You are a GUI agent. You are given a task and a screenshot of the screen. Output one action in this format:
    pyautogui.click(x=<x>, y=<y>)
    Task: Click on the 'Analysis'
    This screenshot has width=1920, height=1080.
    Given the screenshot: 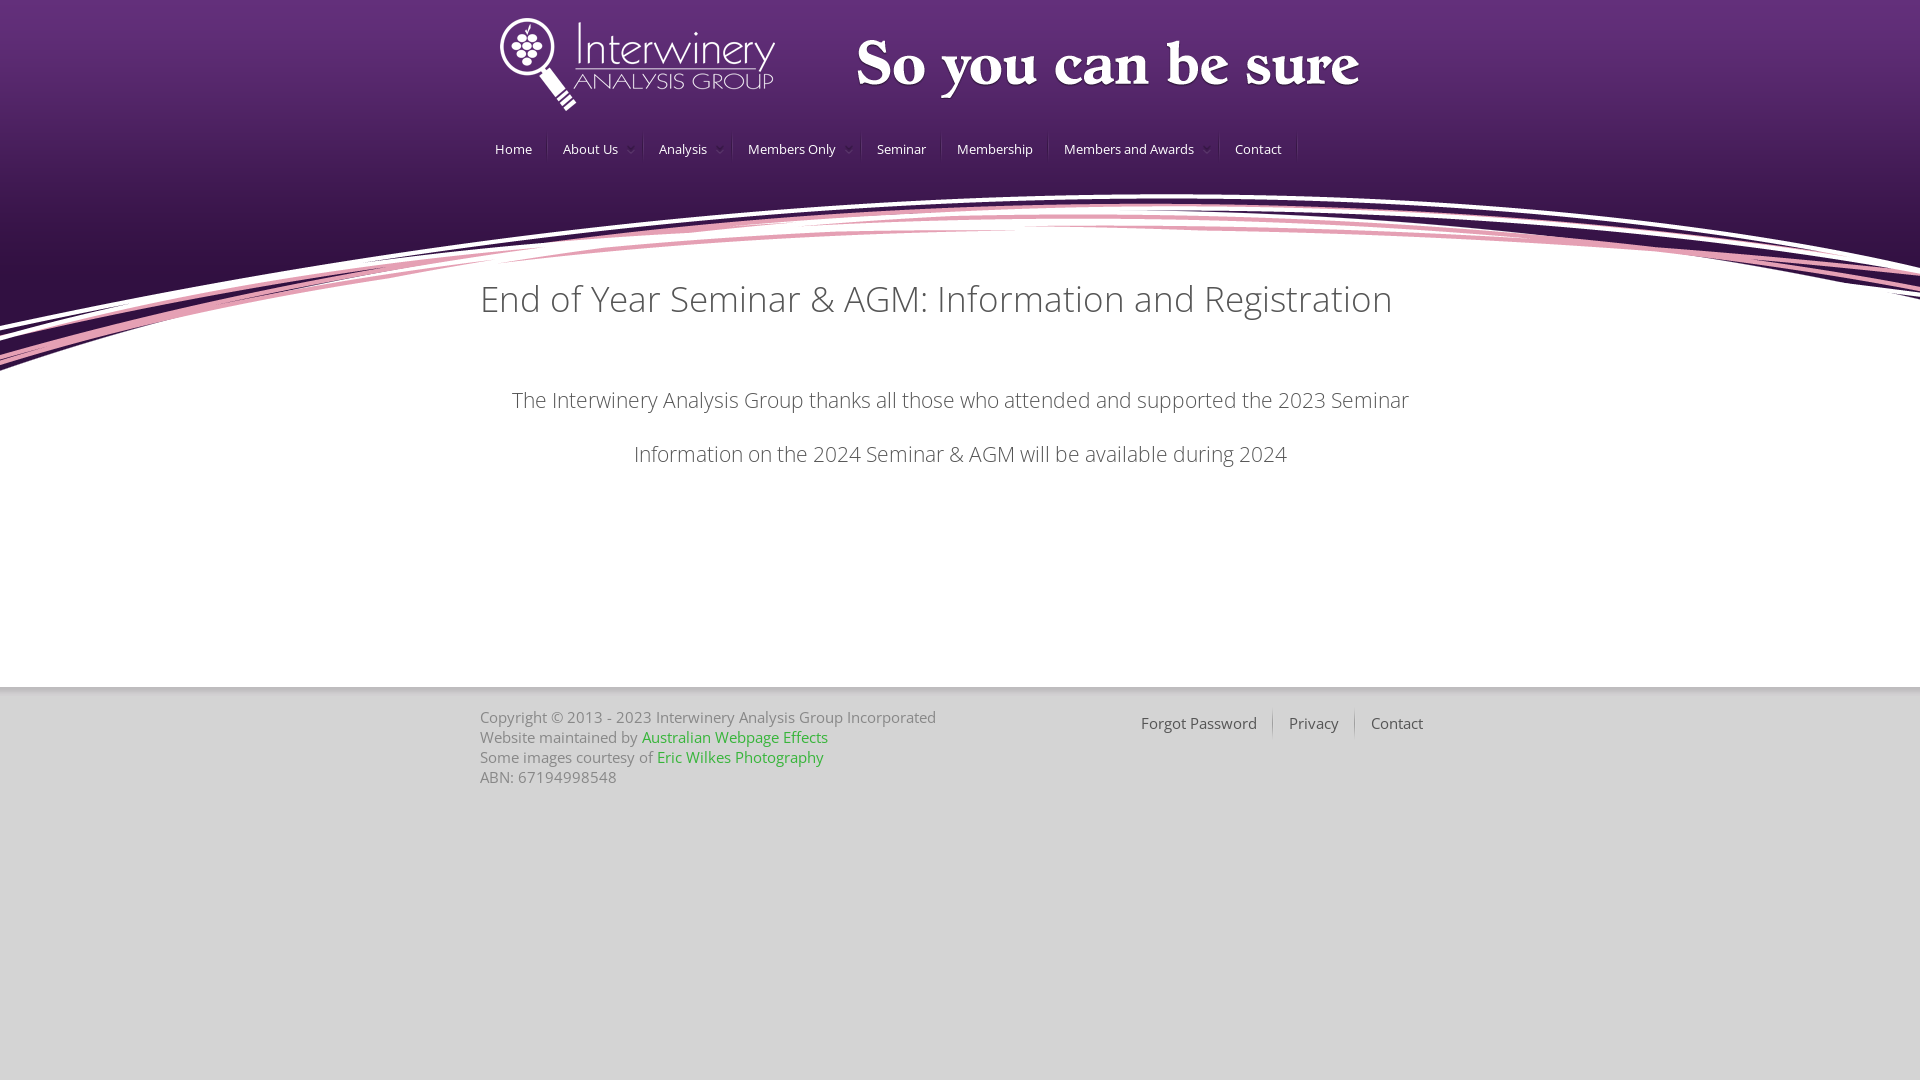 What is the action you would take?
    pyautogui.click(x=643, y=148)
    